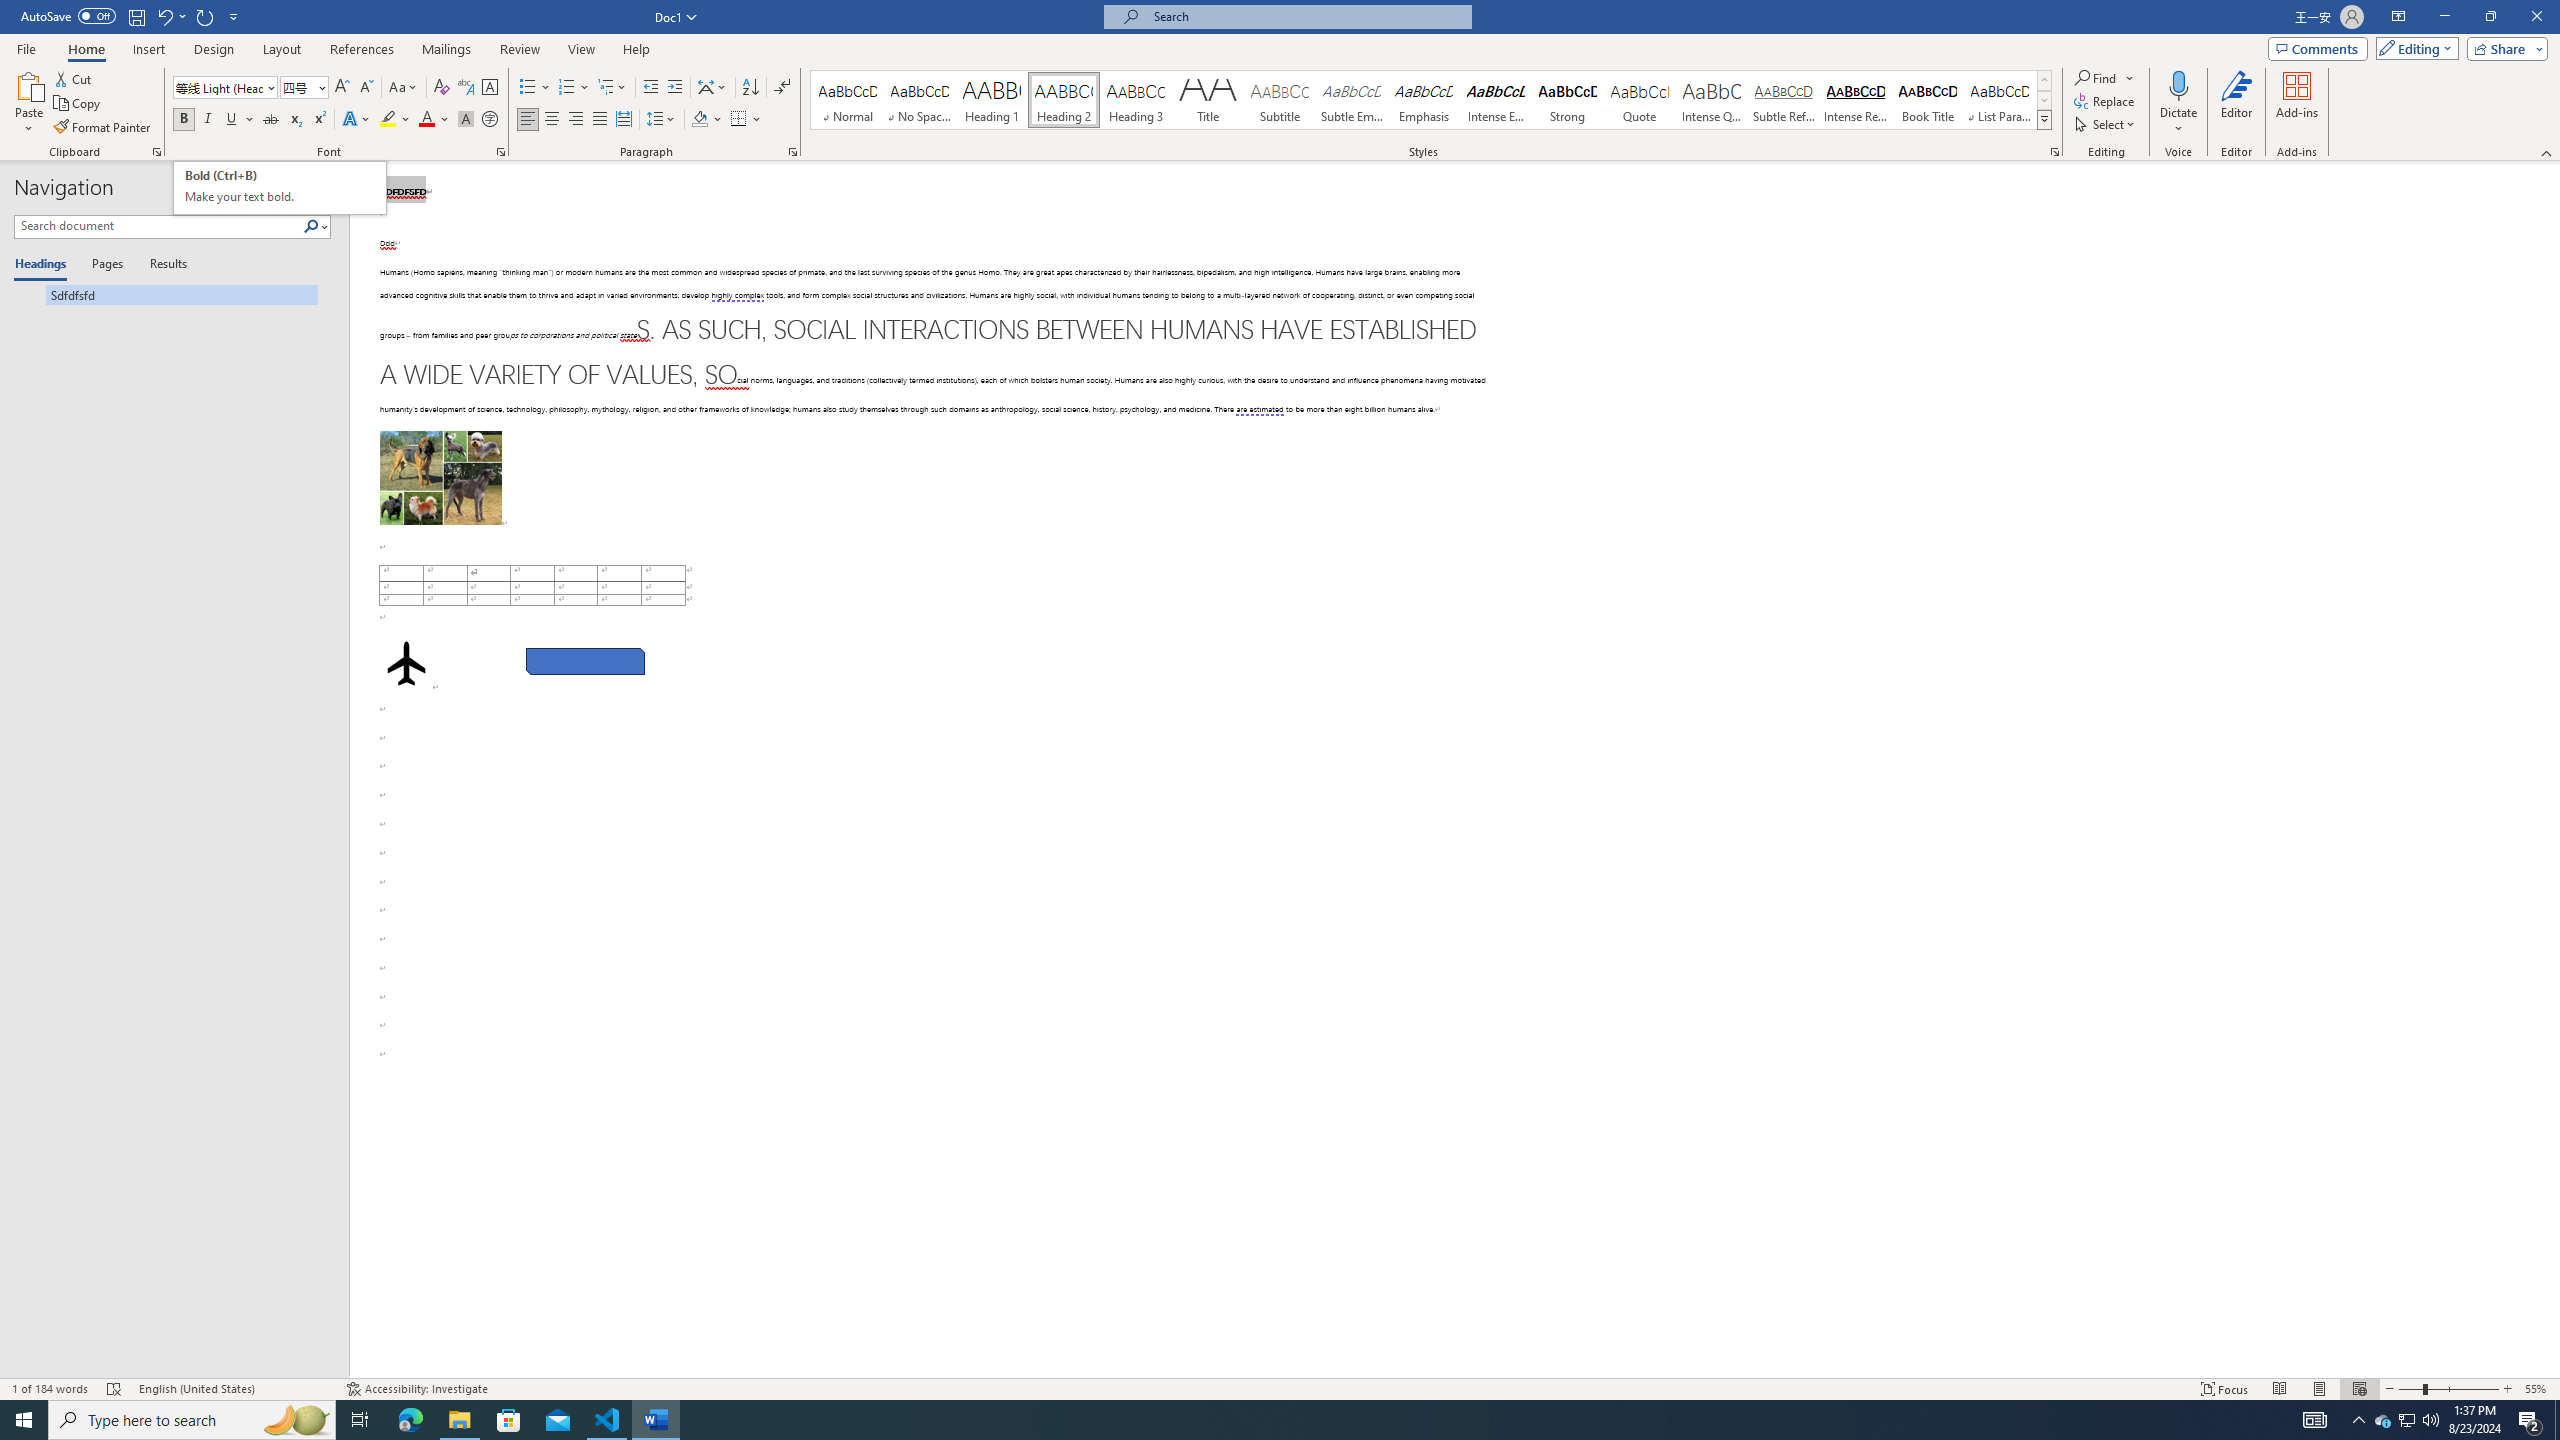 This screenshot has height=1440, width=2560. Describe the element at coordinates (550, 118) in the screenshot. I see `'Center'` at that location.